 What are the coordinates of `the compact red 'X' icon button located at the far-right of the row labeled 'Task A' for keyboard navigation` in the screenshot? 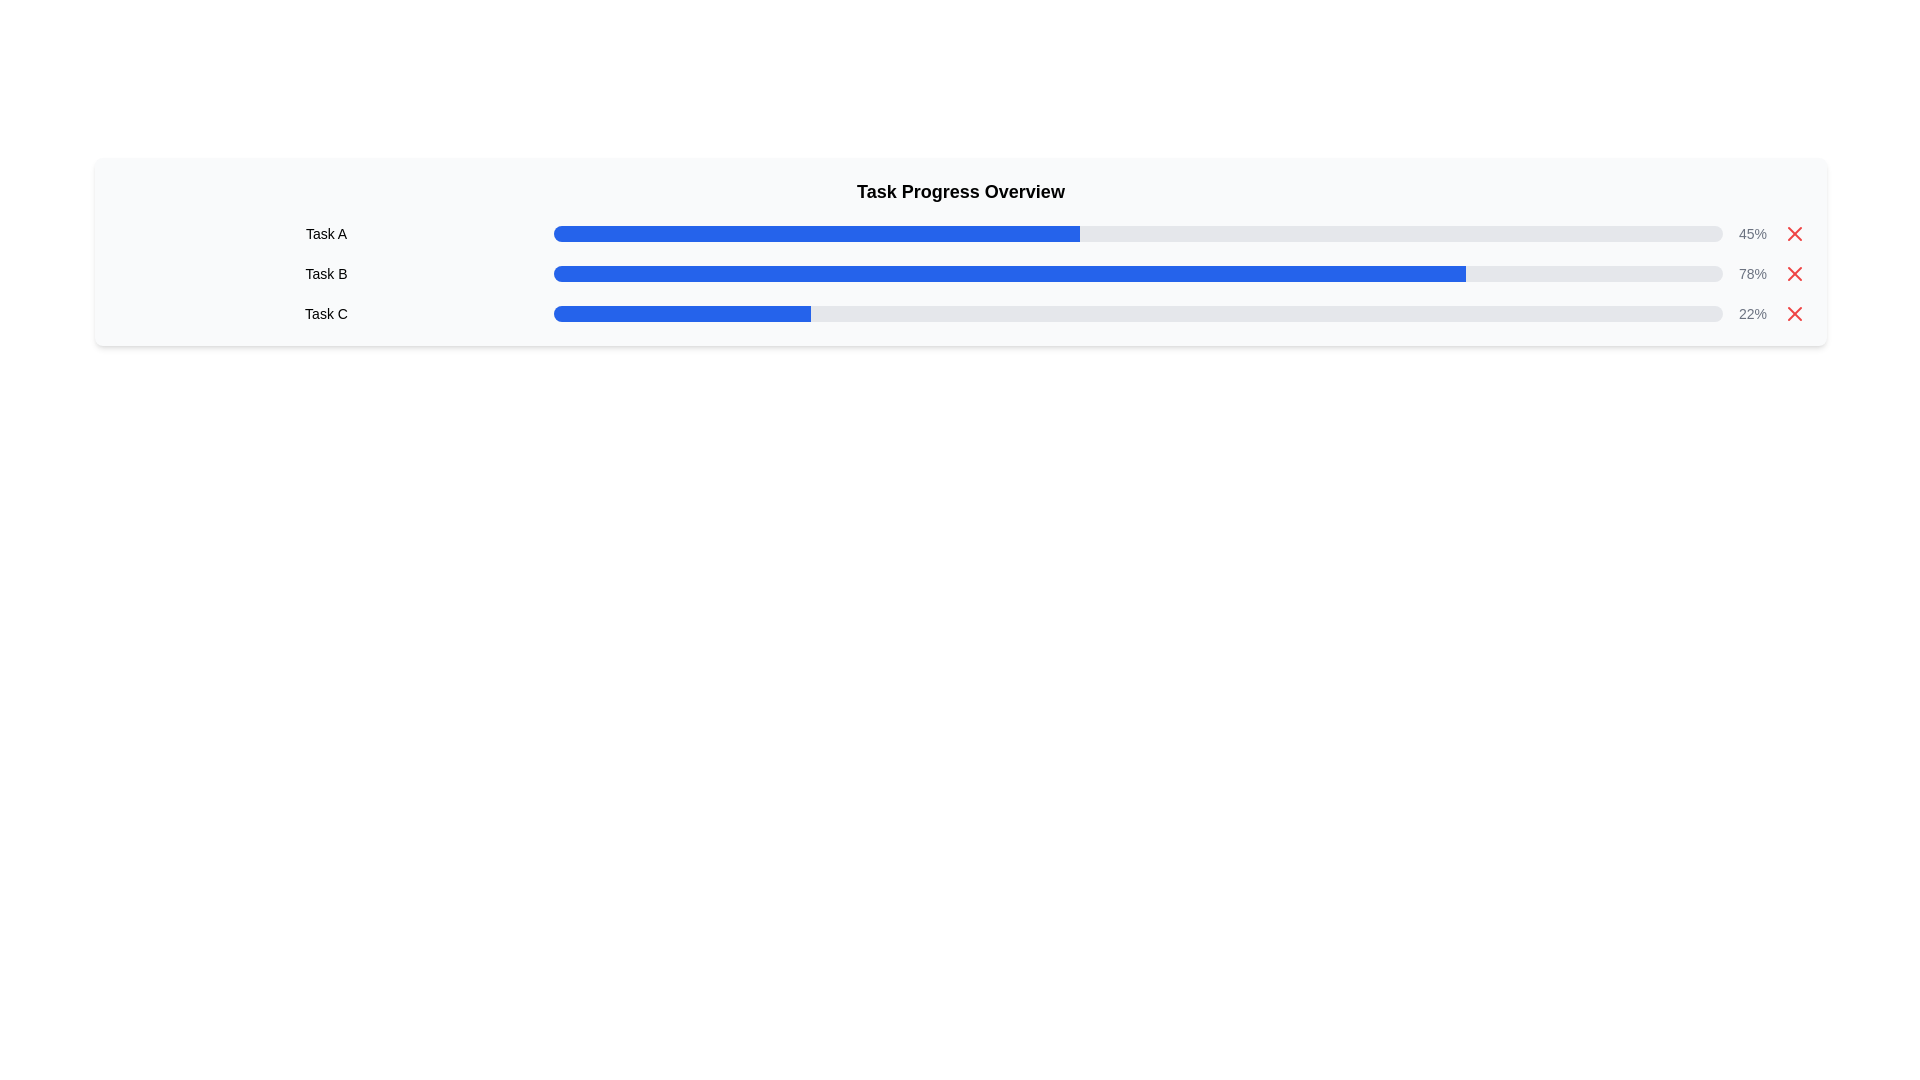 It's located at (1795, 233).